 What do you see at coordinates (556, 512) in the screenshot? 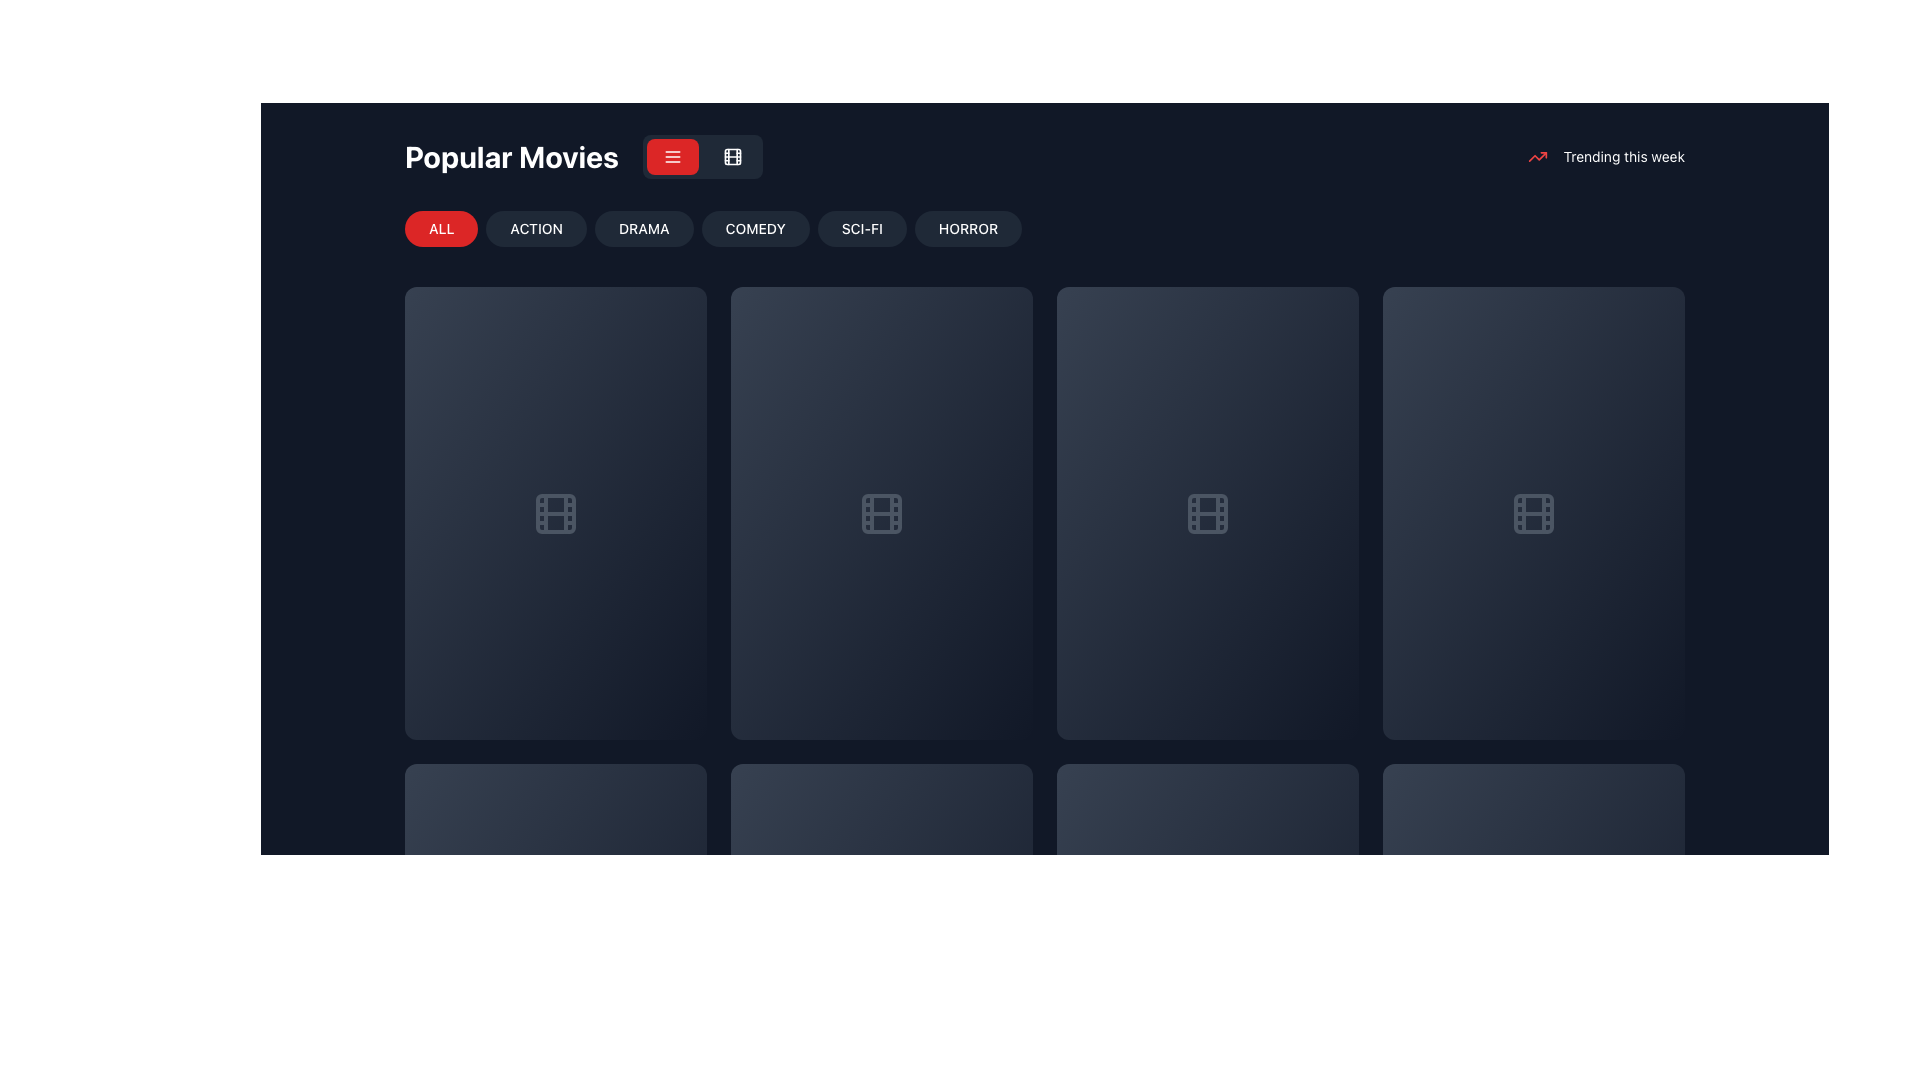
I see `the decorative graphic of the film reel icon located in the first grid cell of the movie cards list` at bounding box center [556, 512].